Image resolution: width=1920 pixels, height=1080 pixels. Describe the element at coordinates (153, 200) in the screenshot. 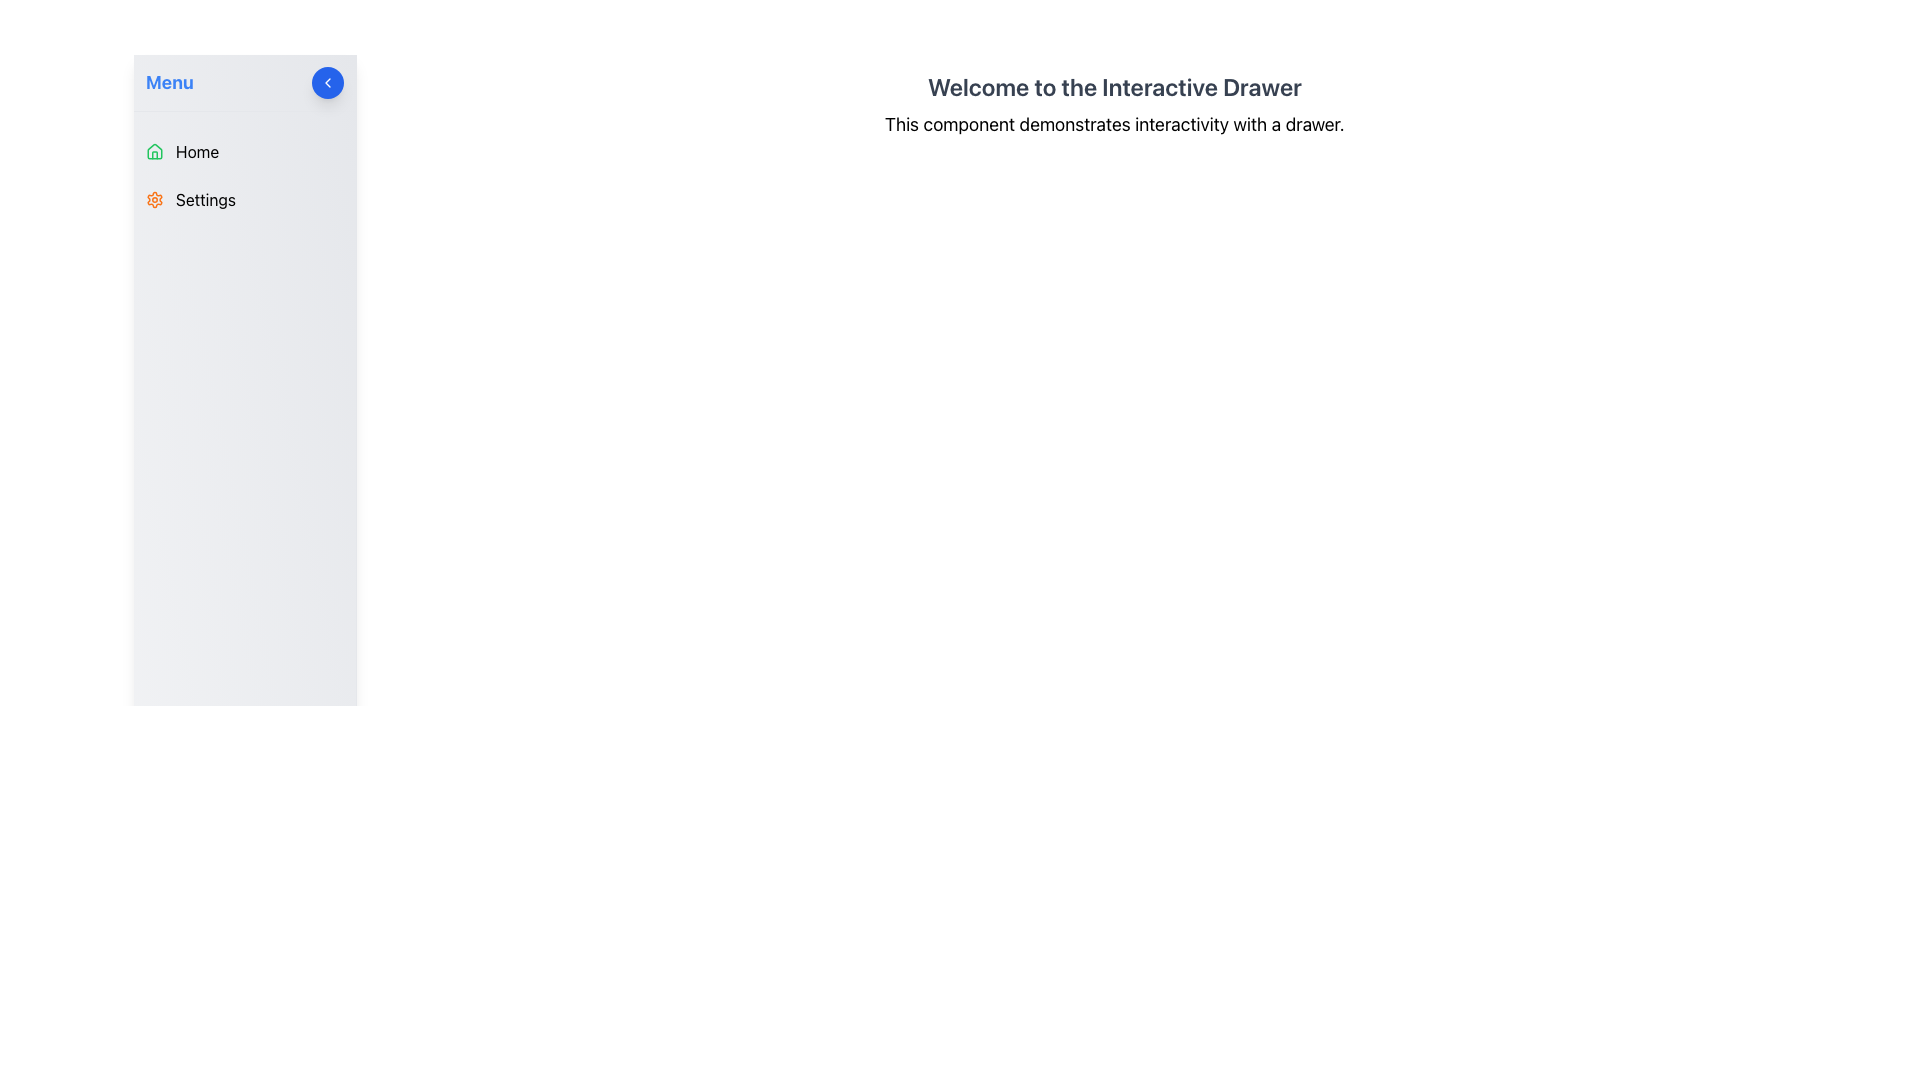

I see `the gear-shaped settings icon with a vibrant orange outline located in the left-hand navigation menu, next` at that location.